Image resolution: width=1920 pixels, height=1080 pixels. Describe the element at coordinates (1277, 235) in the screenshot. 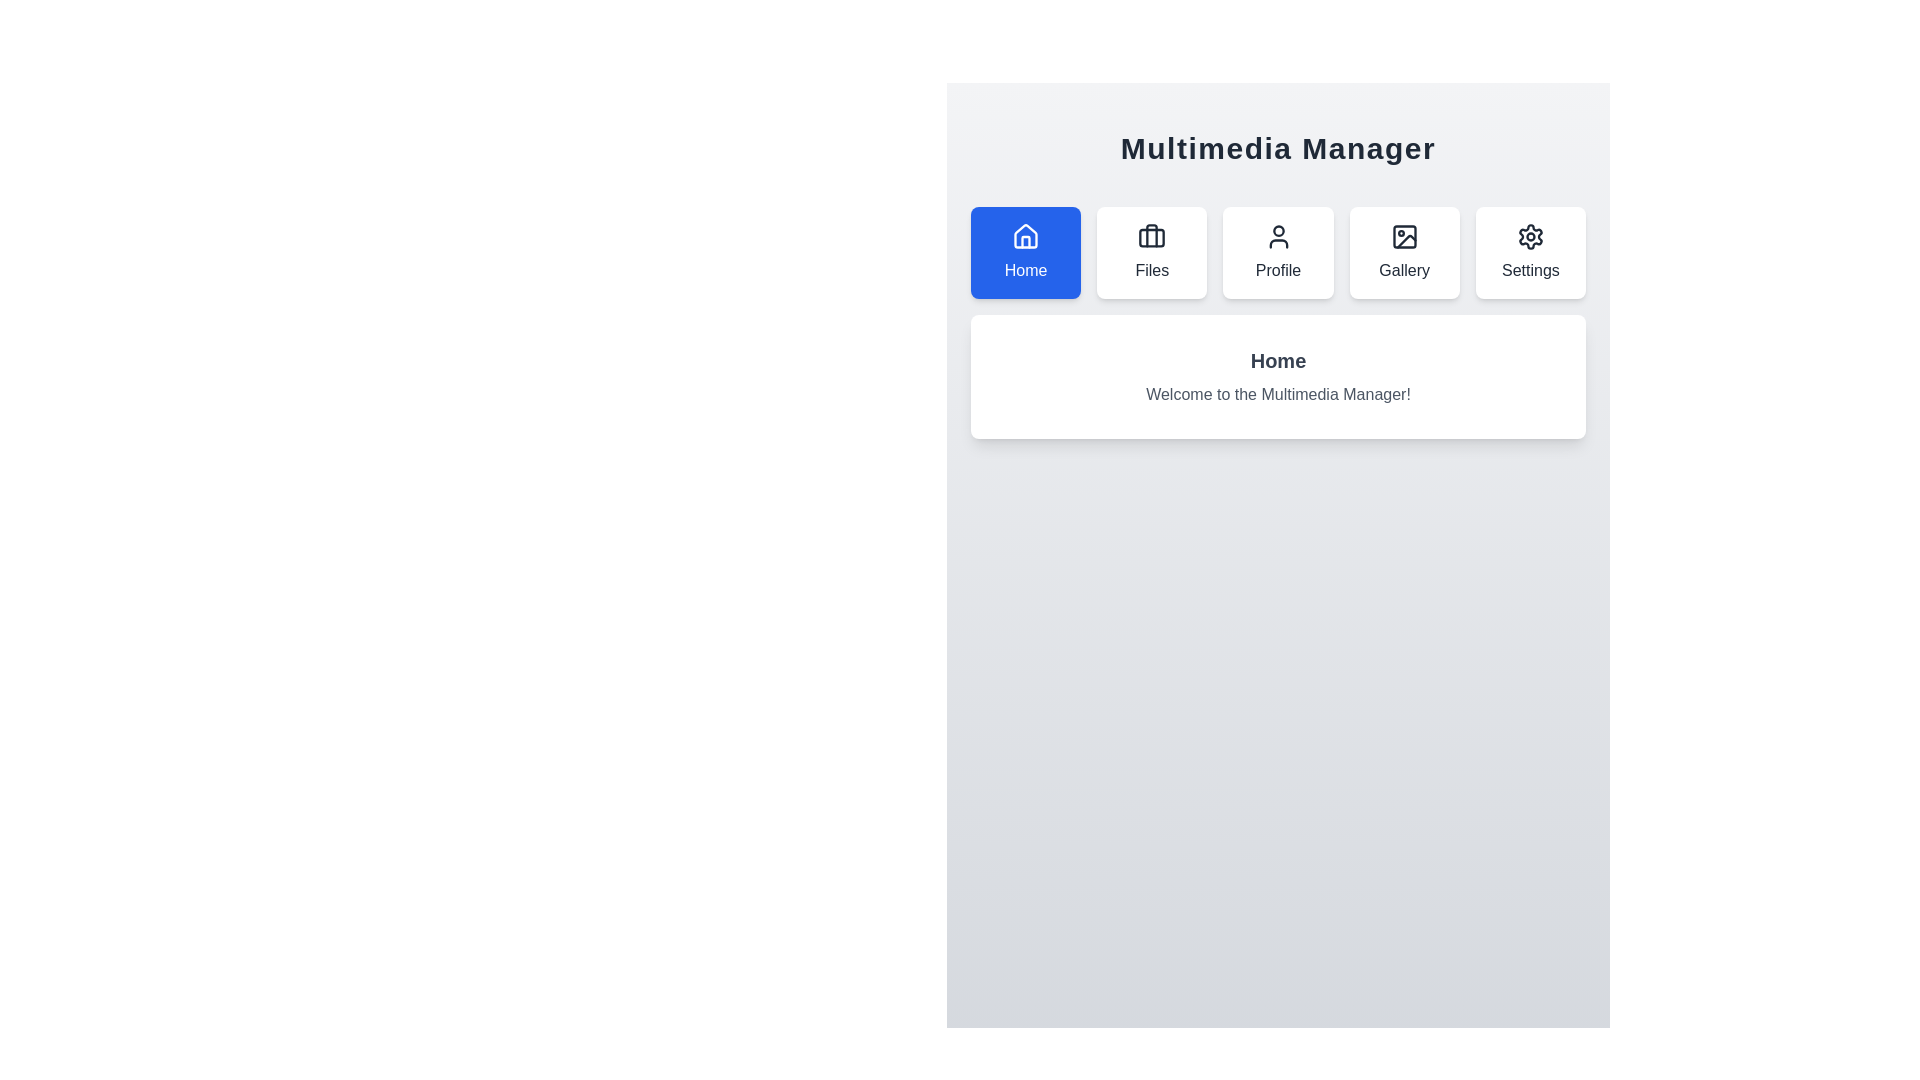

I see `the circular user silhouette icon, which is the third icon in a row of five navigation icons` at that location.